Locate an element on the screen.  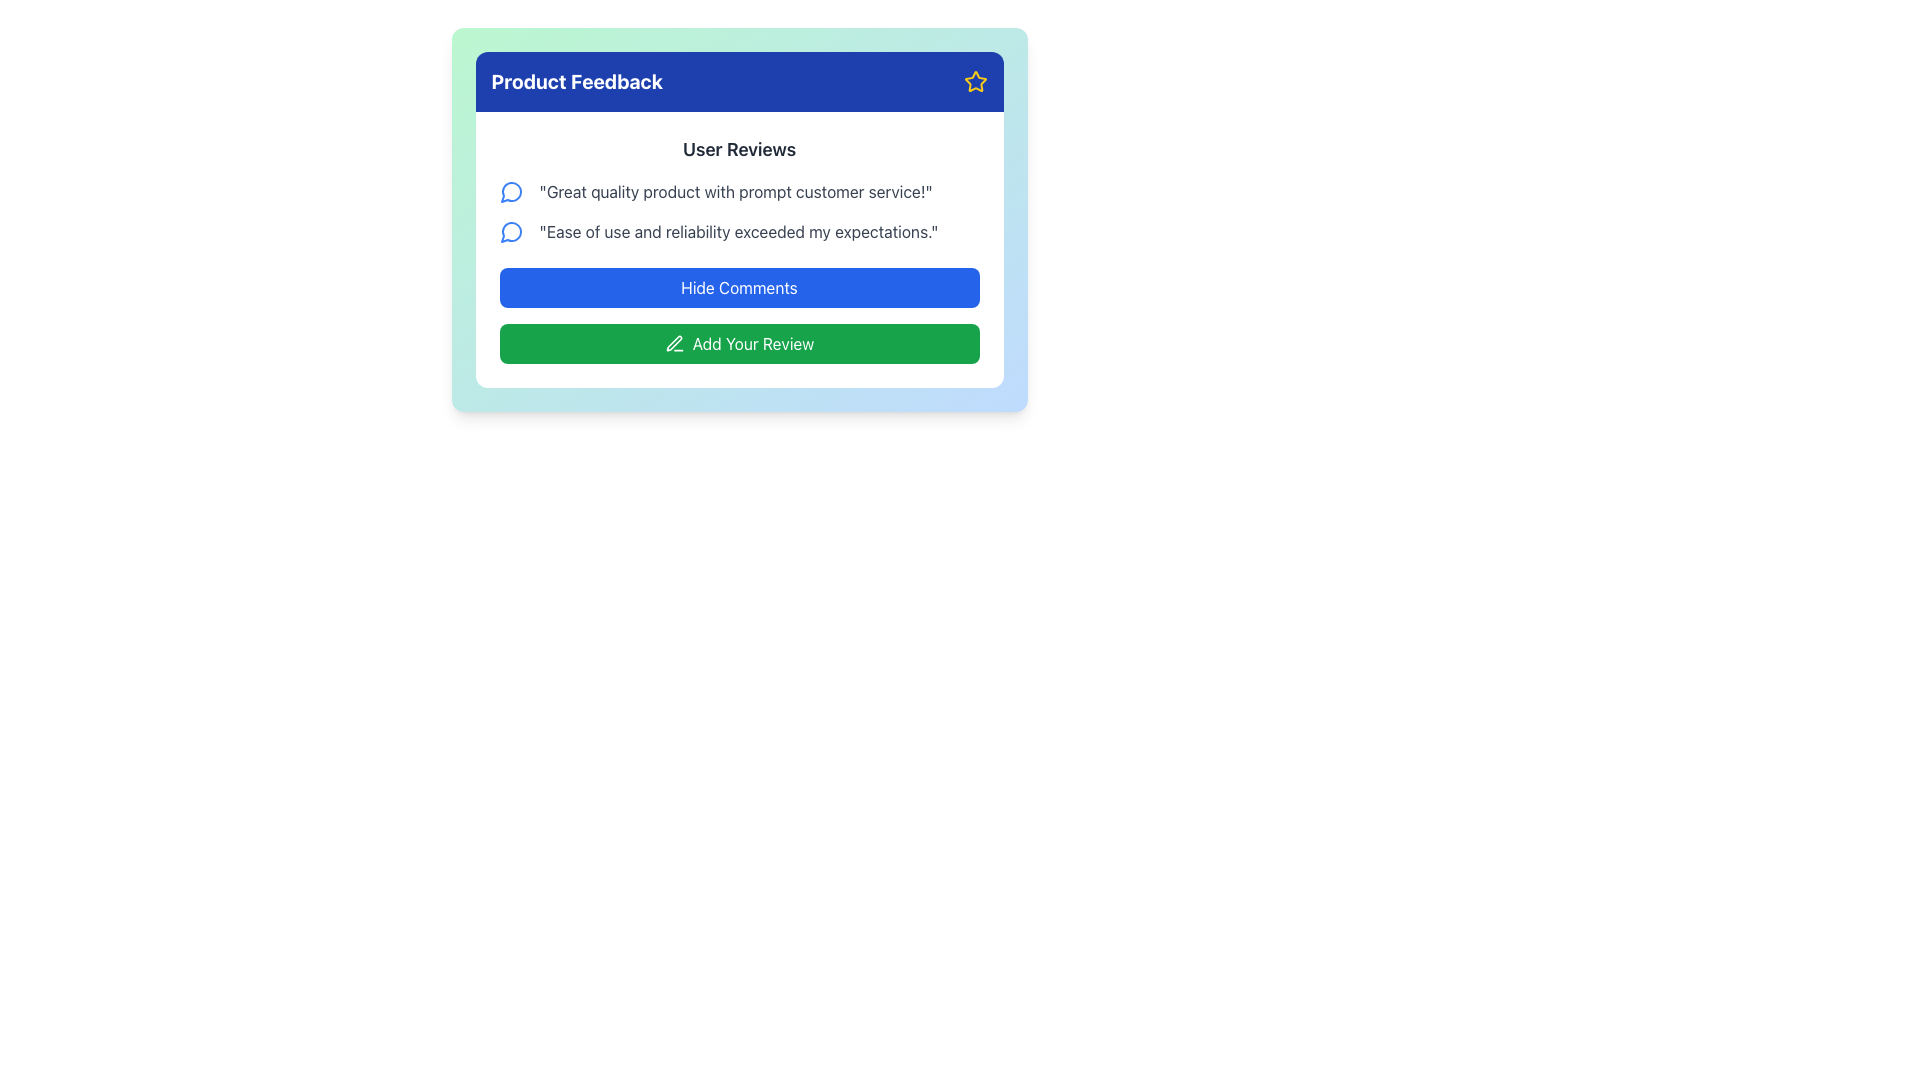
SVG comment icon located to the left of the user review text 'Ease of use and reliability exceeded my expectations.' is located at coordinates (510, 231).